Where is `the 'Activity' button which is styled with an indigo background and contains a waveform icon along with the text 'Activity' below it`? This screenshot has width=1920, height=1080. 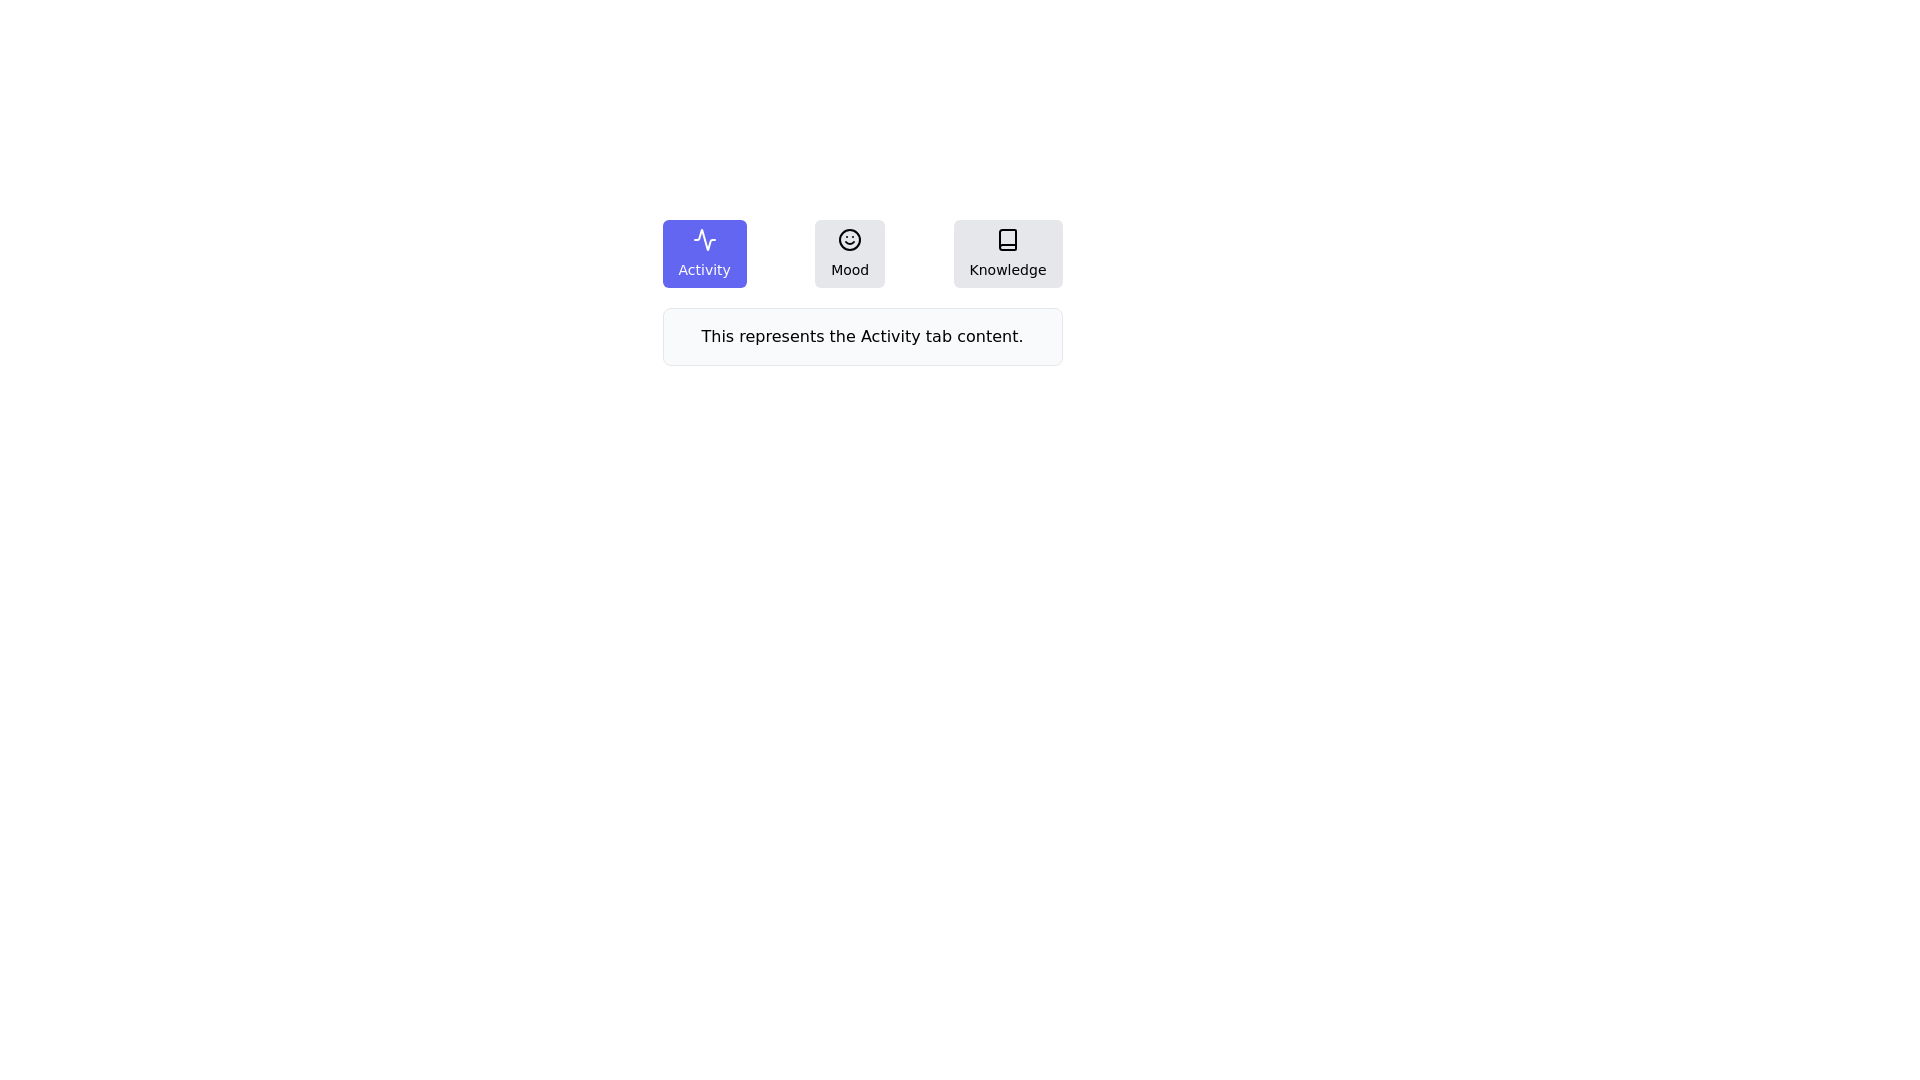 the 'Activity' button which is styled with an indigo background and contains a waveform icon along with the text 'Activity' below it is located at coordinates (704, 253).